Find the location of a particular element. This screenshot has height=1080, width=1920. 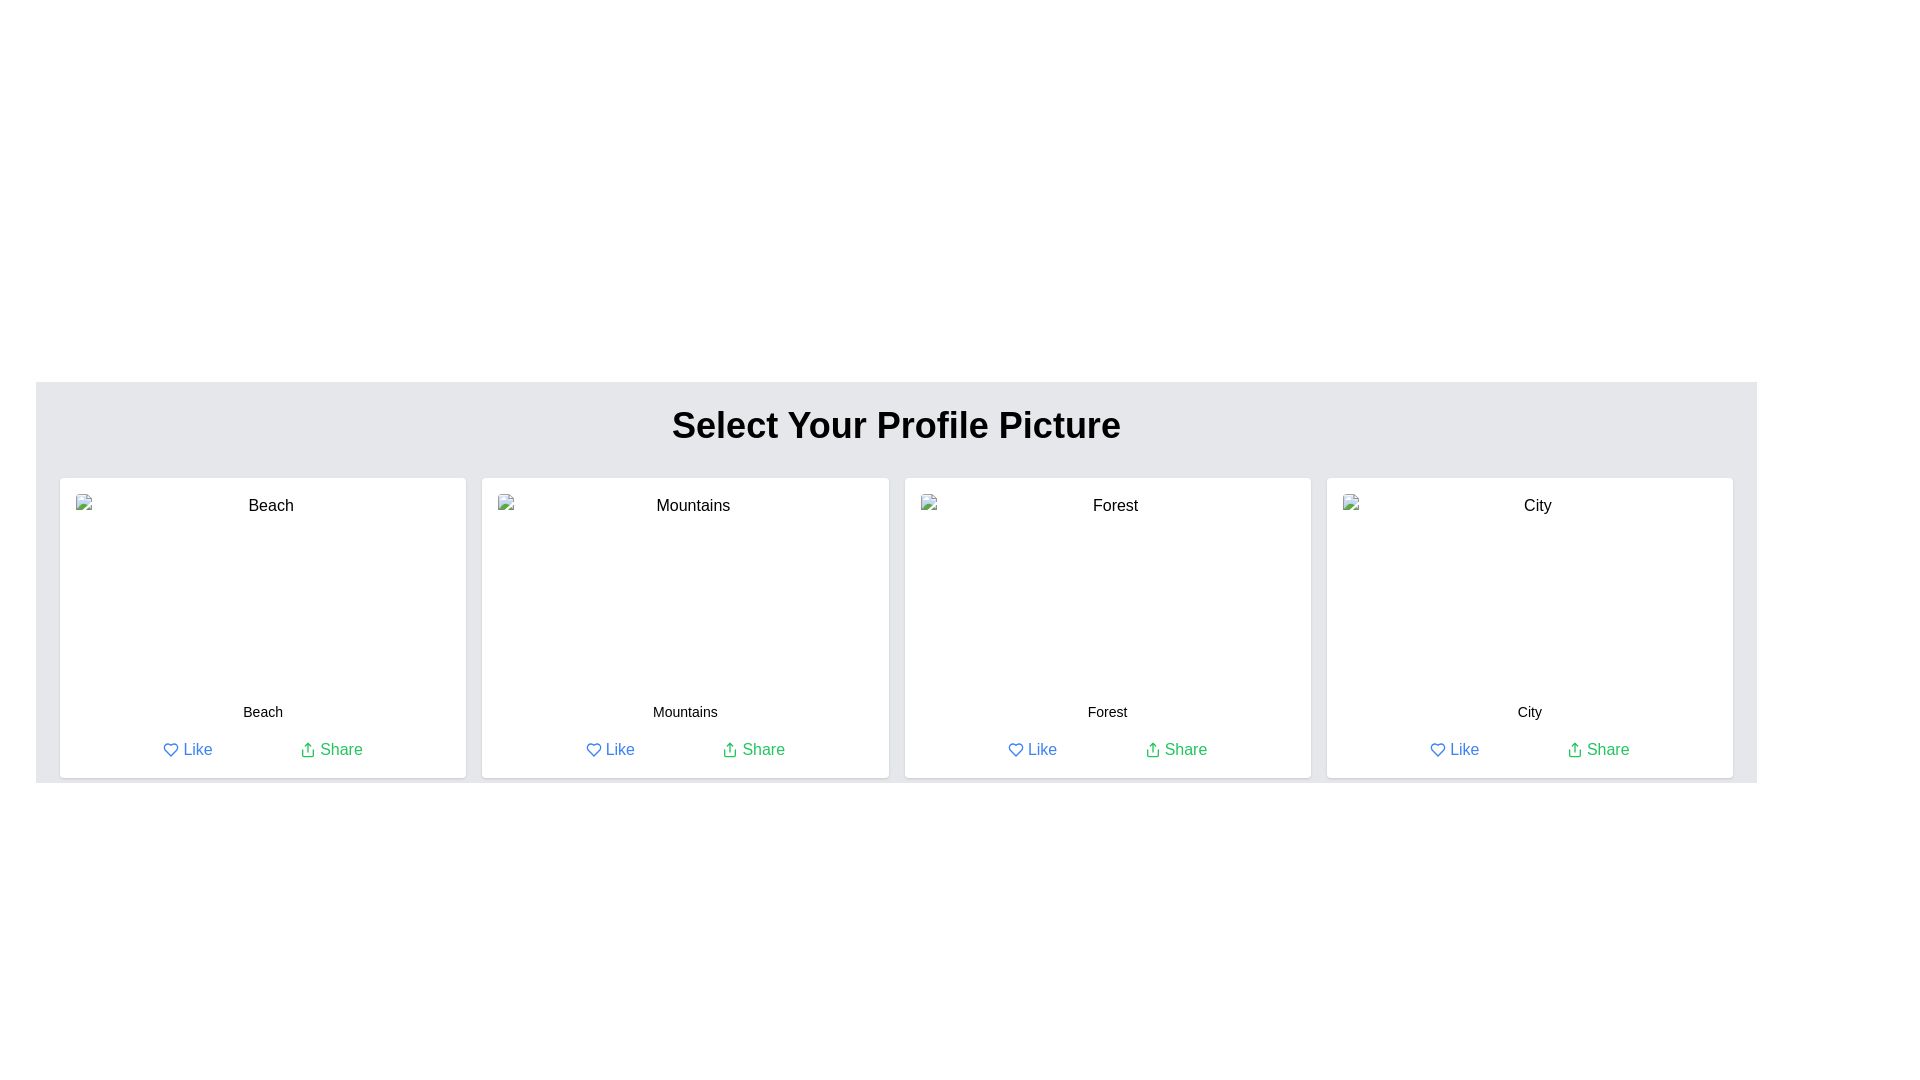

the SVG icon representing a share action with an upward-pointing arrow, styled with a green stroke, located next to the 'Share' text label in the bottom-left corner of the 'Mountains' profile picture card is located at coordinates (729, 749).